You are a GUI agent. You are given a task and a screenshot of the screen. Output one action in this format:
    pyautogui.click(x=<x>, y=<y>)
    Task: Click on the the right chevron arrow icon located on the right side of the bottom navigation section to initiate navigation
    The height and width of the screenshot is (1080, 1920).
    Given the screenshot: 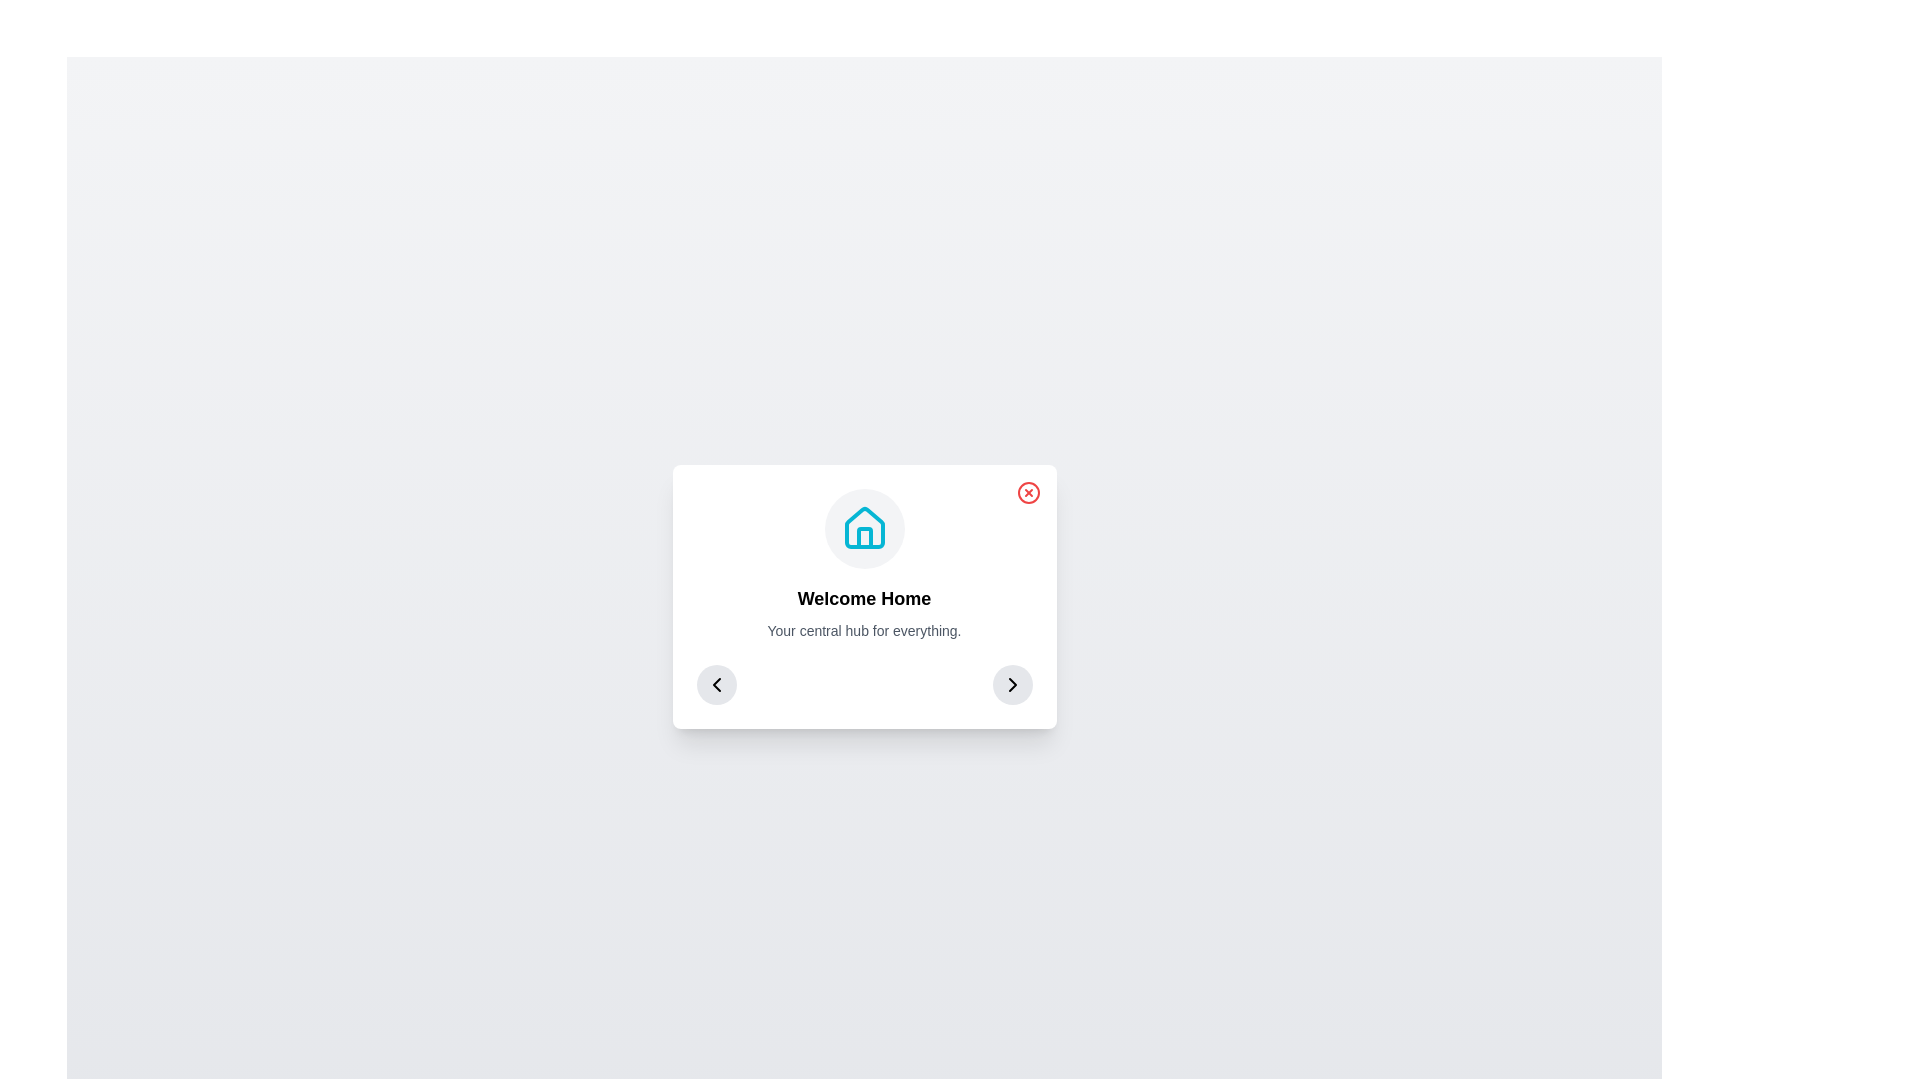 What is the action you would take?
    pyautogui.click(x=1012, y=684)
    